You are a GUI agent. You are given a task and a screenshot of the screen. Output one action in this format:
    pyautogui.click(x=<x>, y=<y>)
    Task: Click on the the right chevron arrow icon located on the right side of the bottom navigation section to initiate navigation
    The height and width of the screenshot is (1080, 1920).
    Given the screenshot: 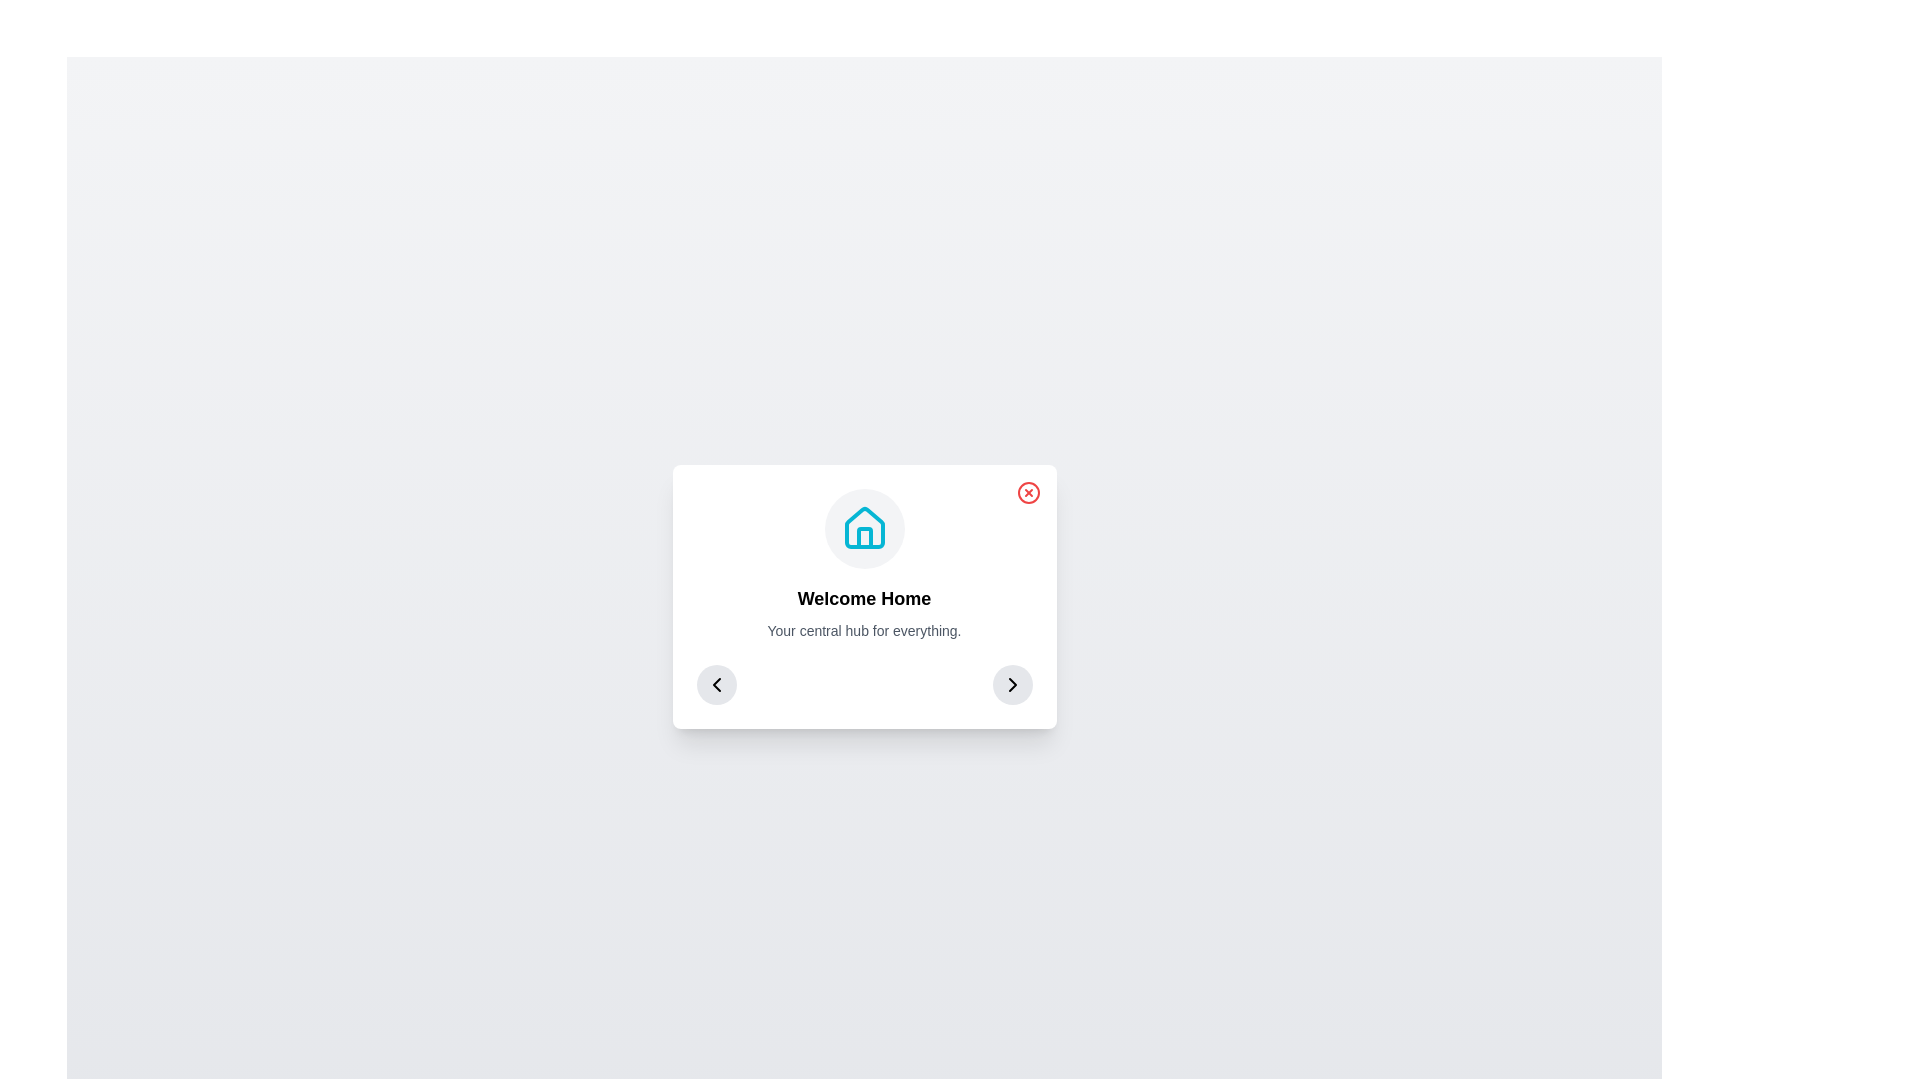 What is the action you would take?
    pyautogui.click(x=1012, y=684)
    